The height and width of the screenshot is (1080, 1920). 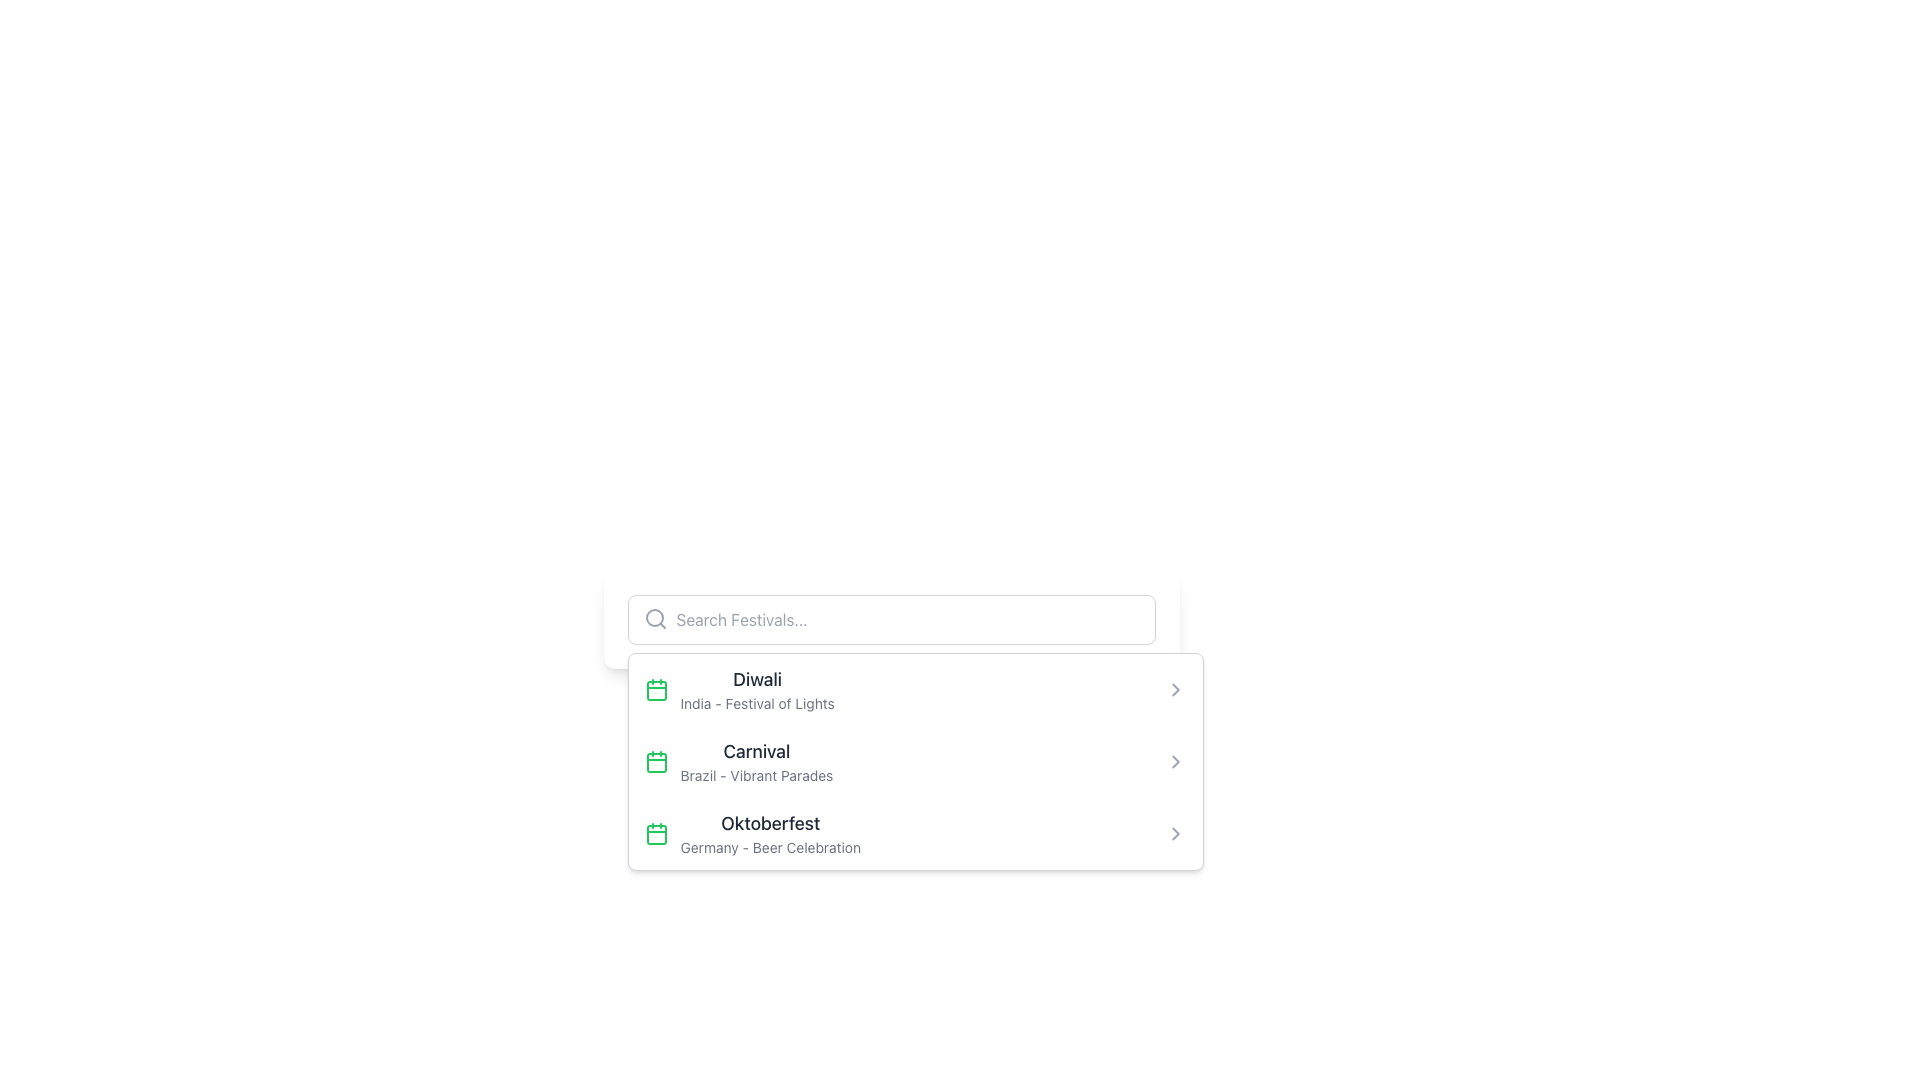 I want to click on the text label displaying 'India - Festival of Lights', which is located underneath the bold 'Diwali' title in the festival list, so click(x=756, y=703).